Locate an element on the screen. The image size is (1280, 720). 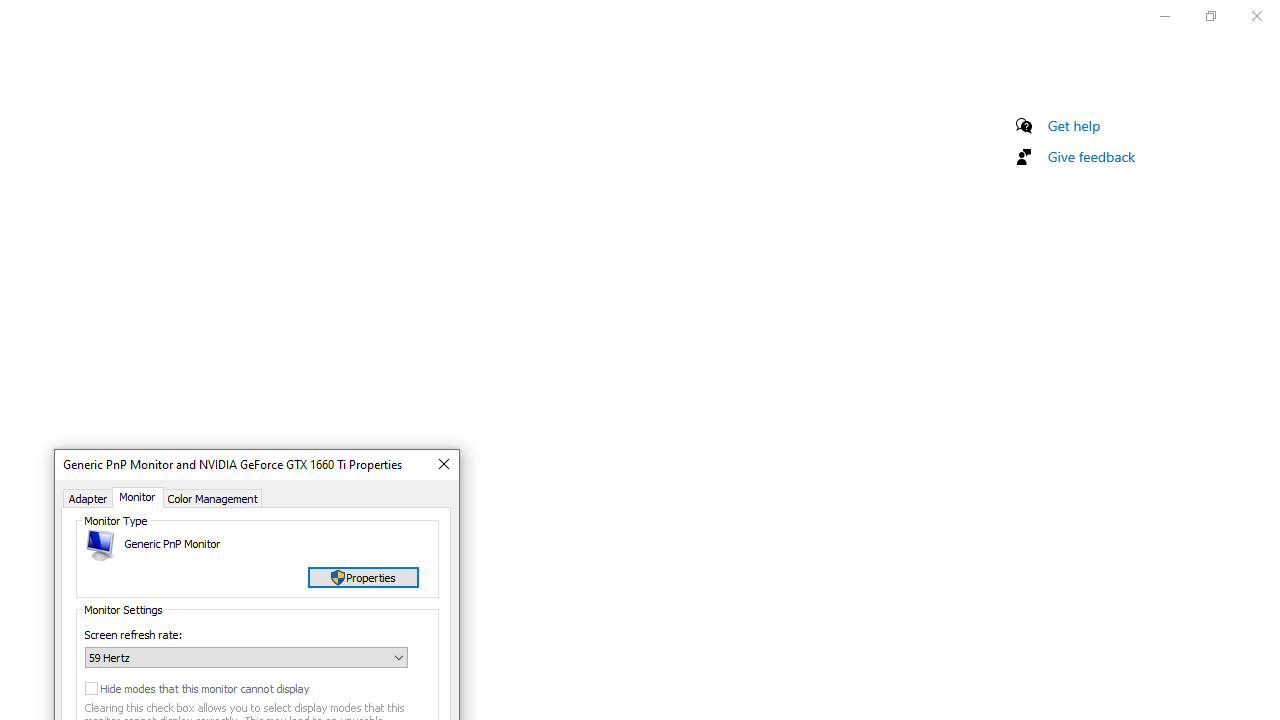
'Screen refresh rate:' is located at coordinates (245, 657).